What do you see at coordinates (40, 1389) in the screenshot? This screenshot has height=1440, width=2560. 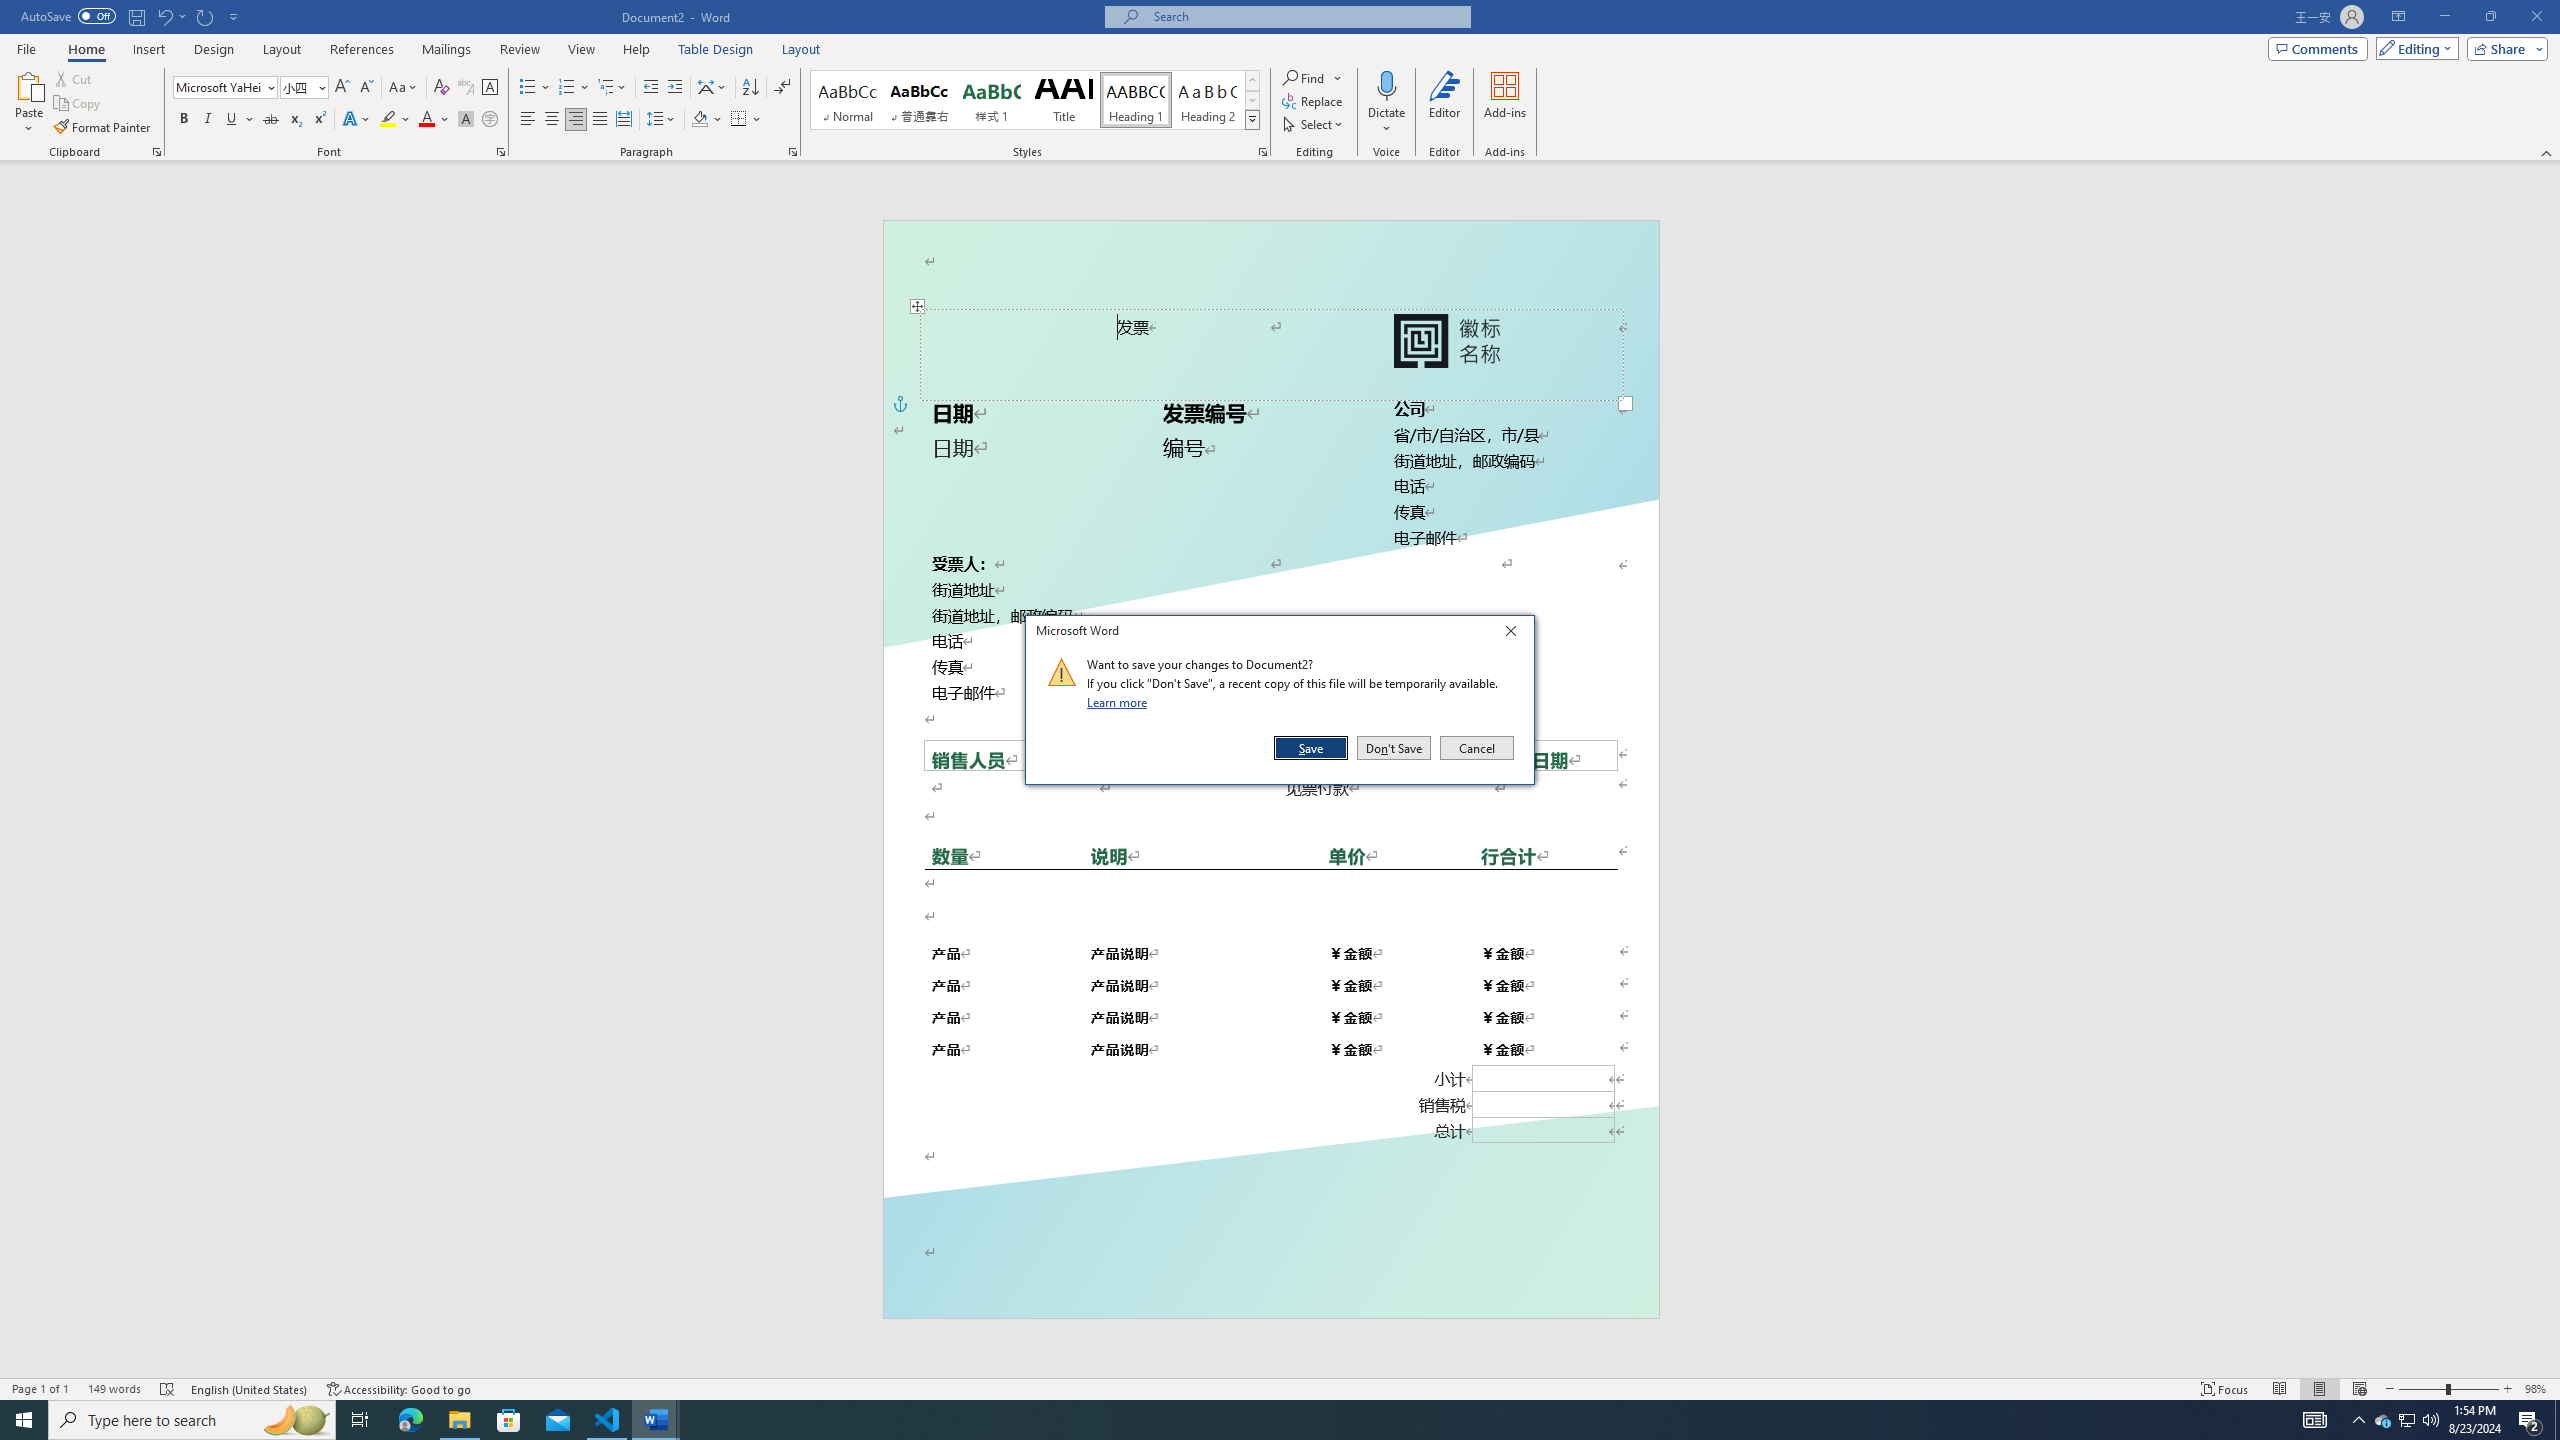 I see `'Page Number Page 1 of 1'` at bounding box center [40, 1389].